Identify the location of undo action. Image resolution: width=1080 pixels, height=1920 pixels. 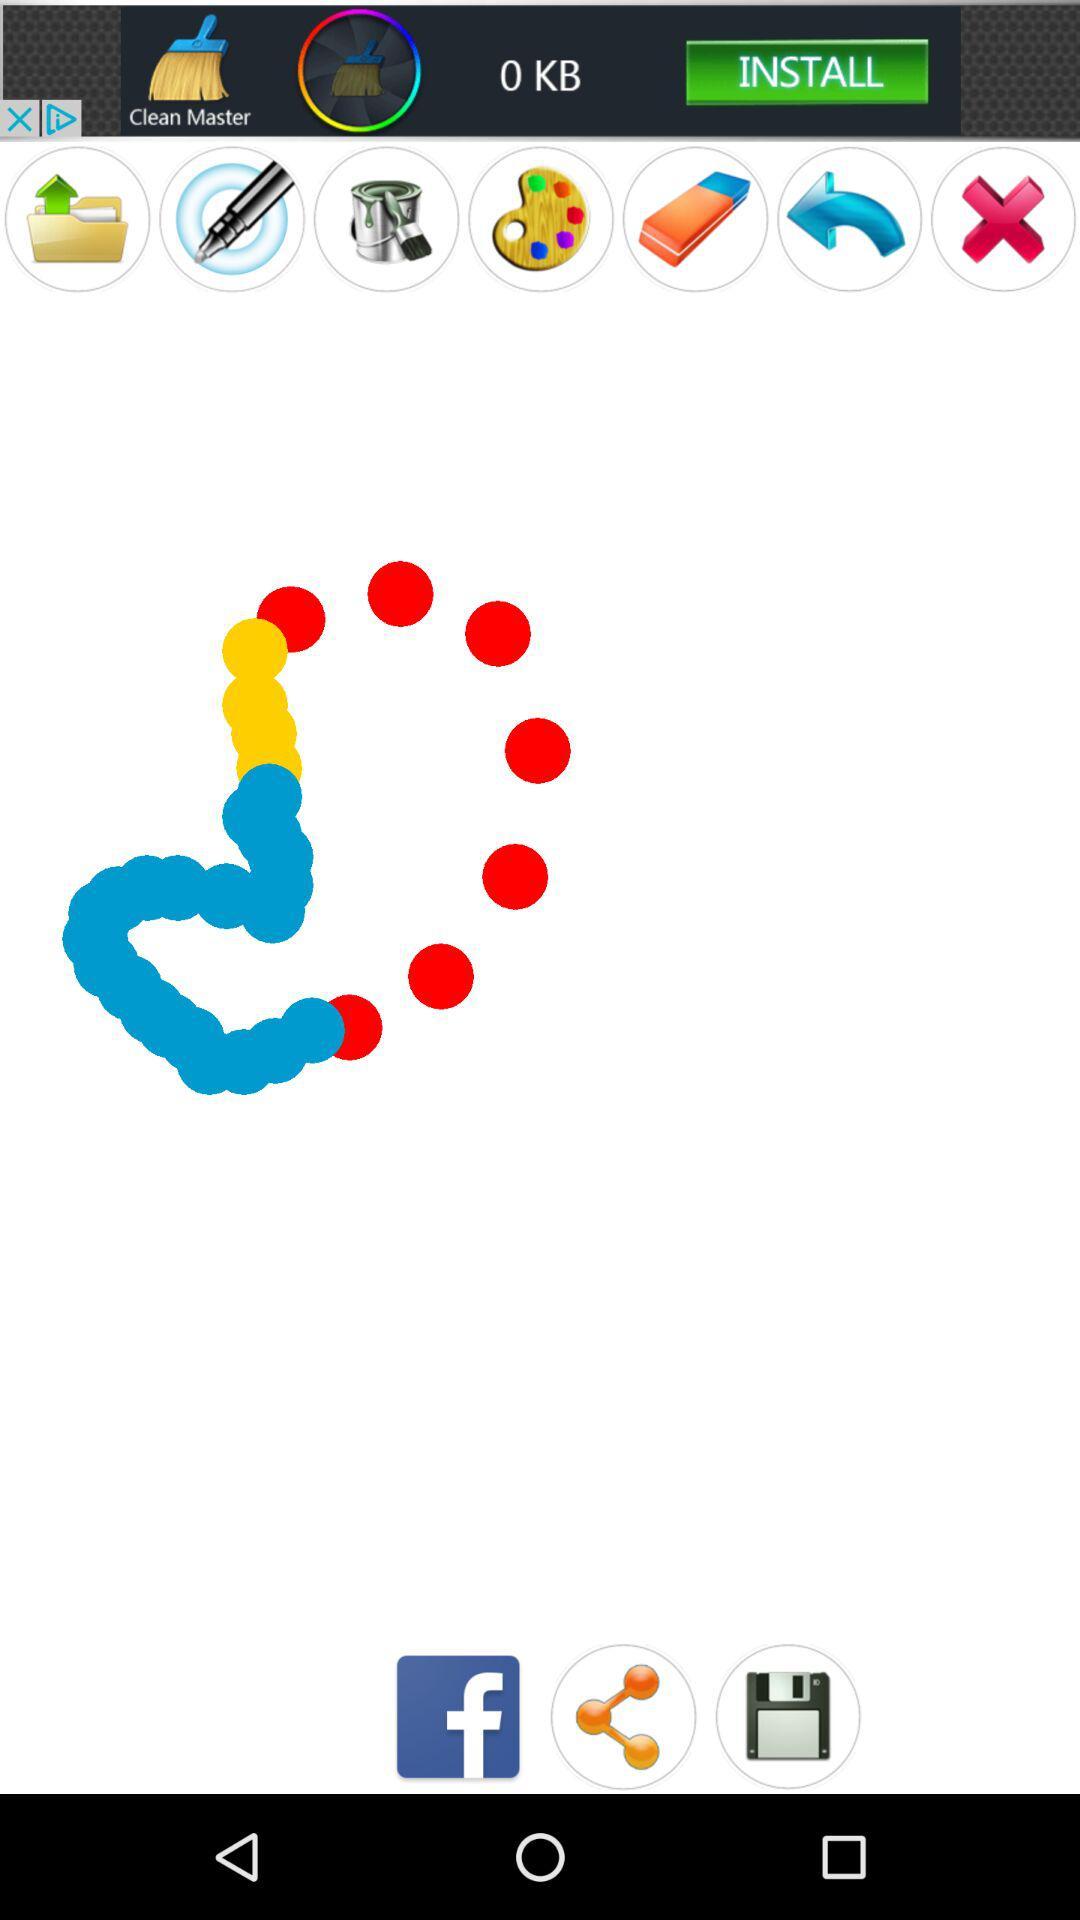
(849, 219).